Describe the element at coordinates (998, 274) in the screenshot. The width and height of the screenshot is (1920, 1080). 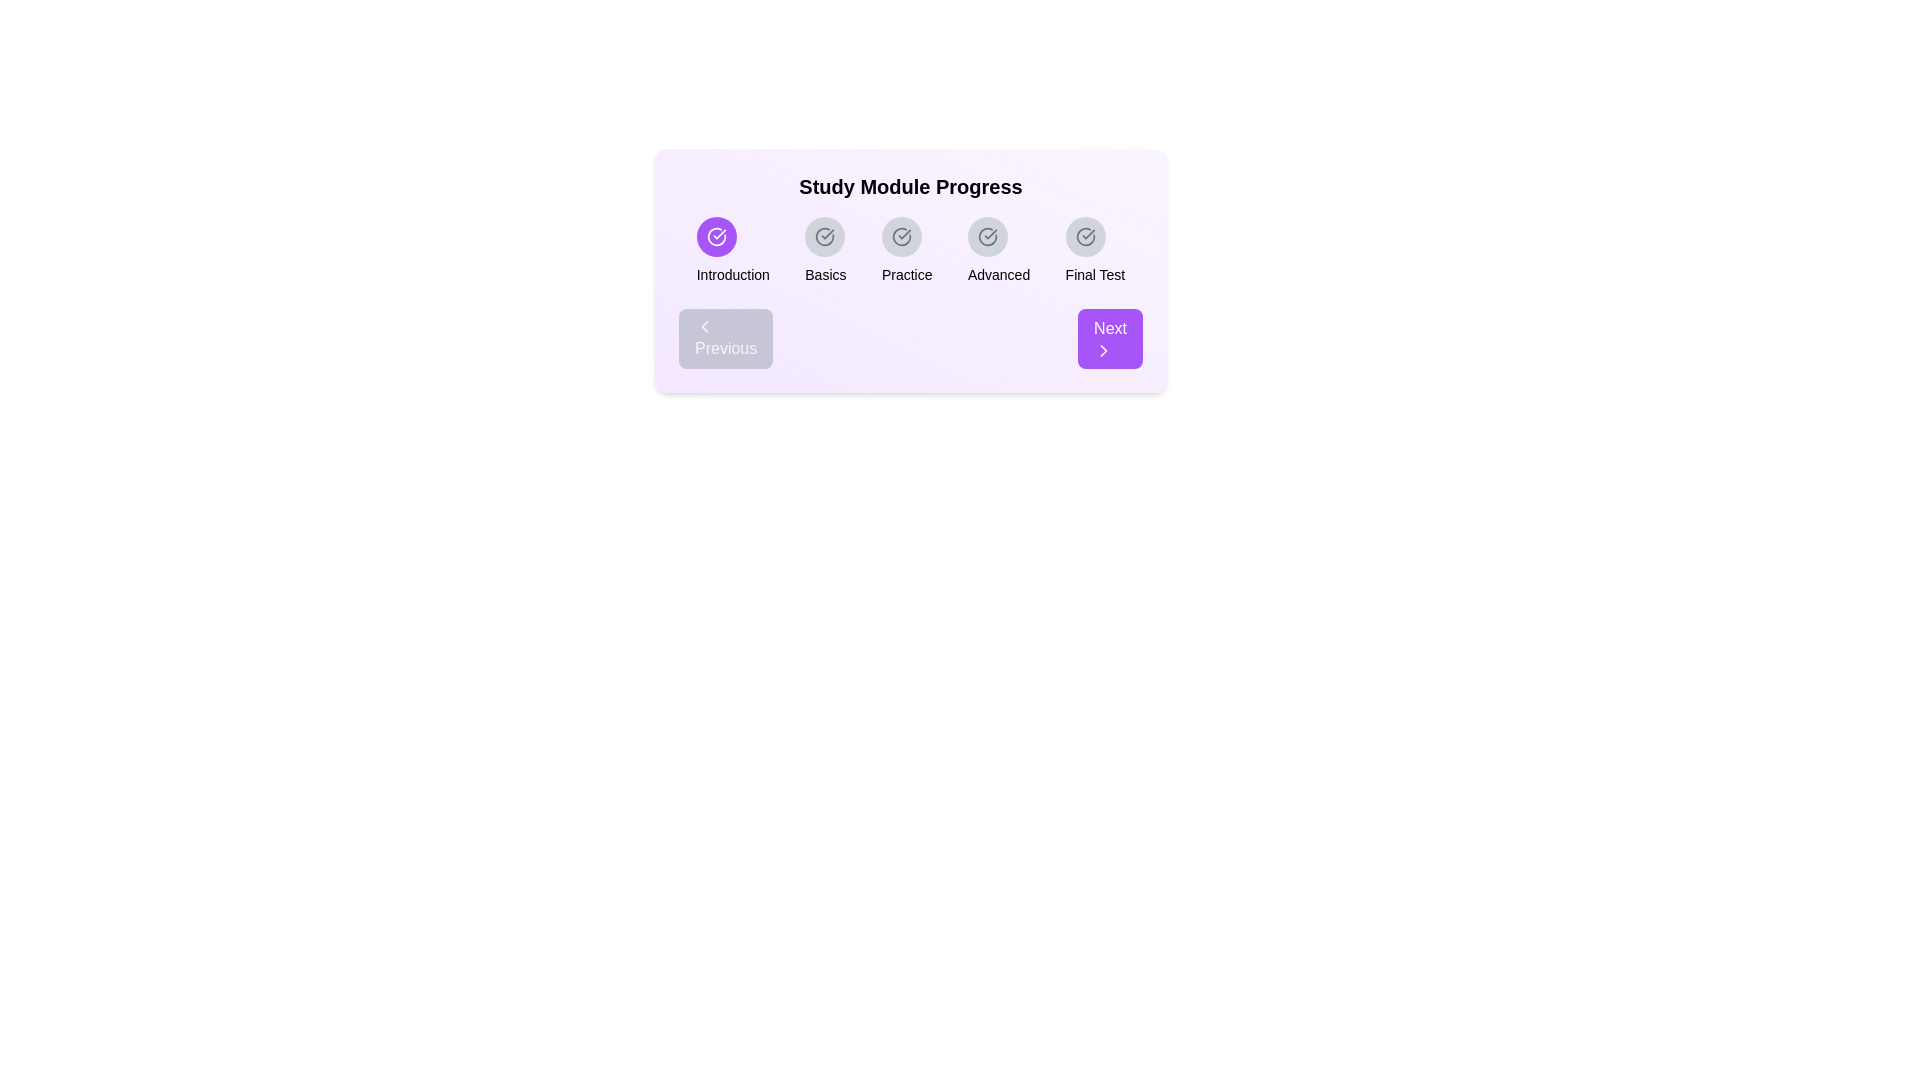
I see `the text label indicating the fourth progress stage in the 'Study Module Progress' component` at that location.